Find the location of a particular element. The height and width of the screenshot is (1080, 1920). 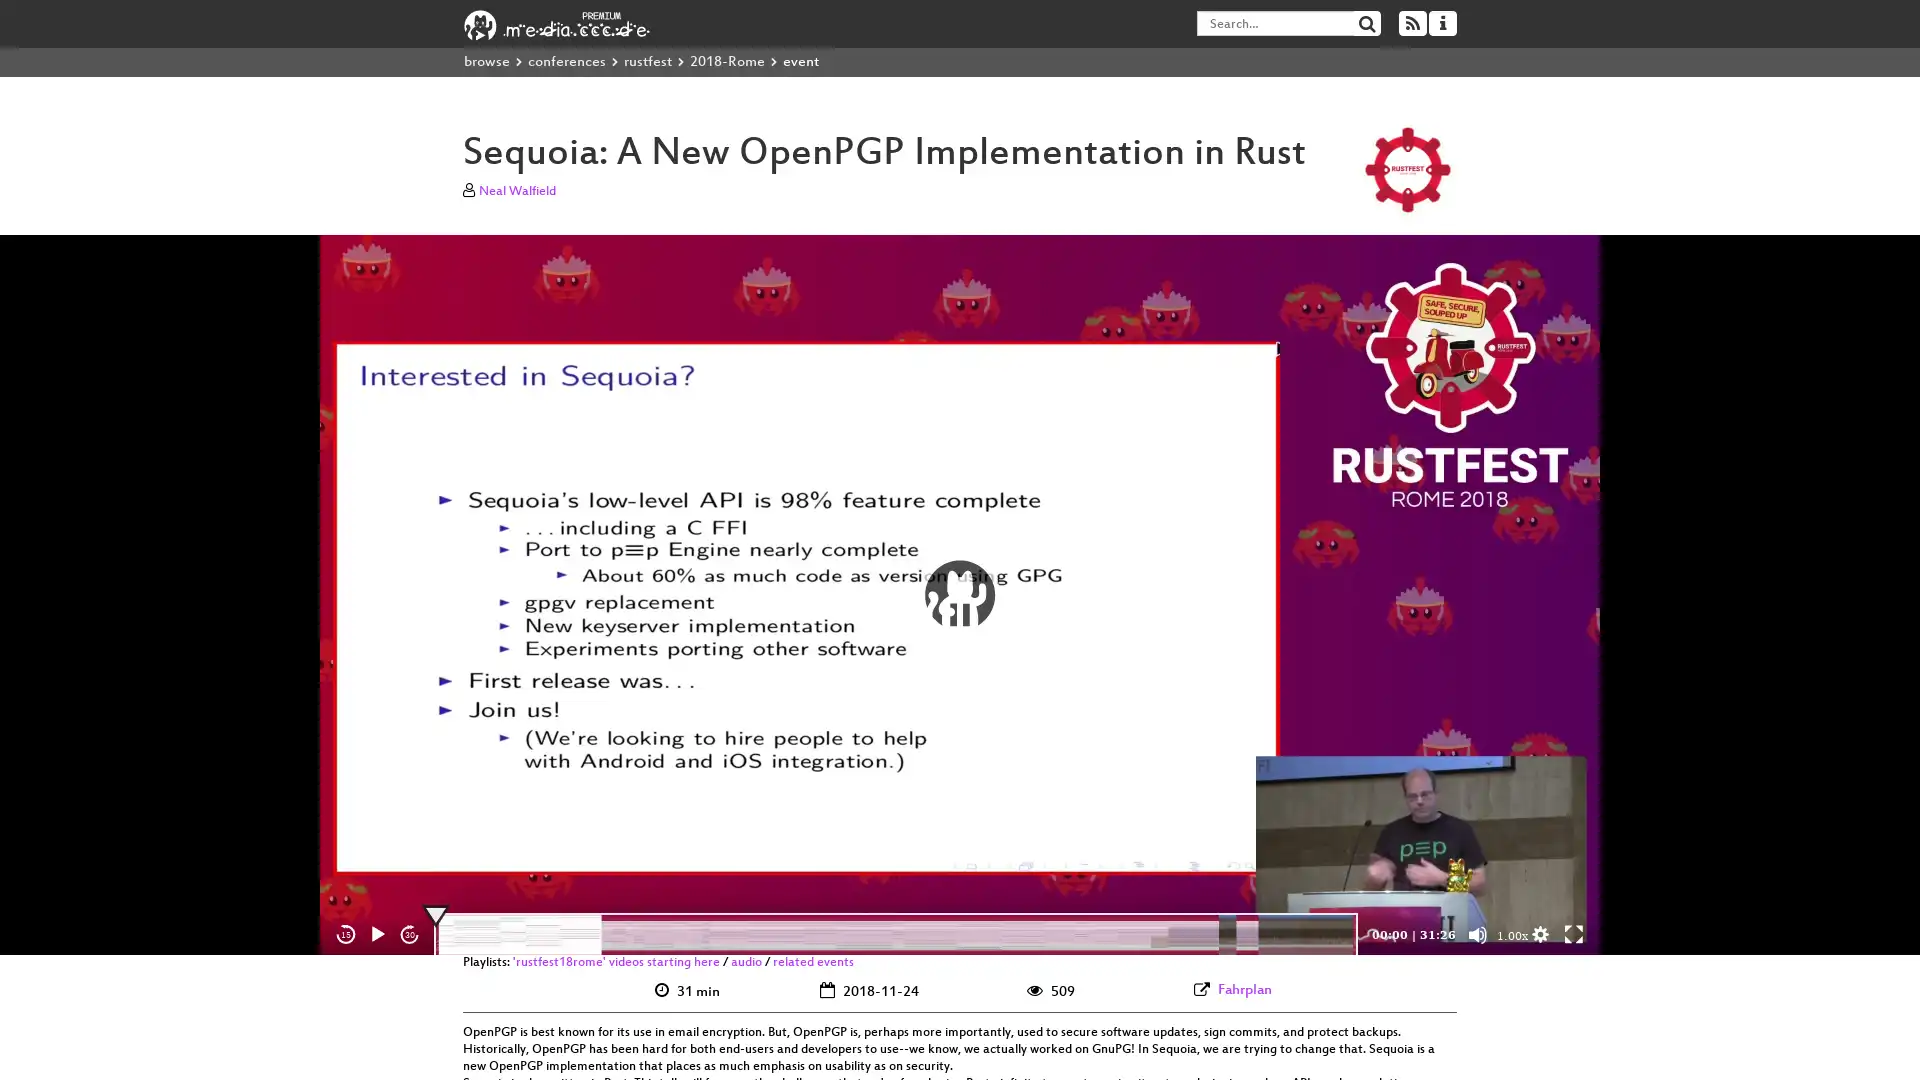

Play is located at coordinates (960, 593).